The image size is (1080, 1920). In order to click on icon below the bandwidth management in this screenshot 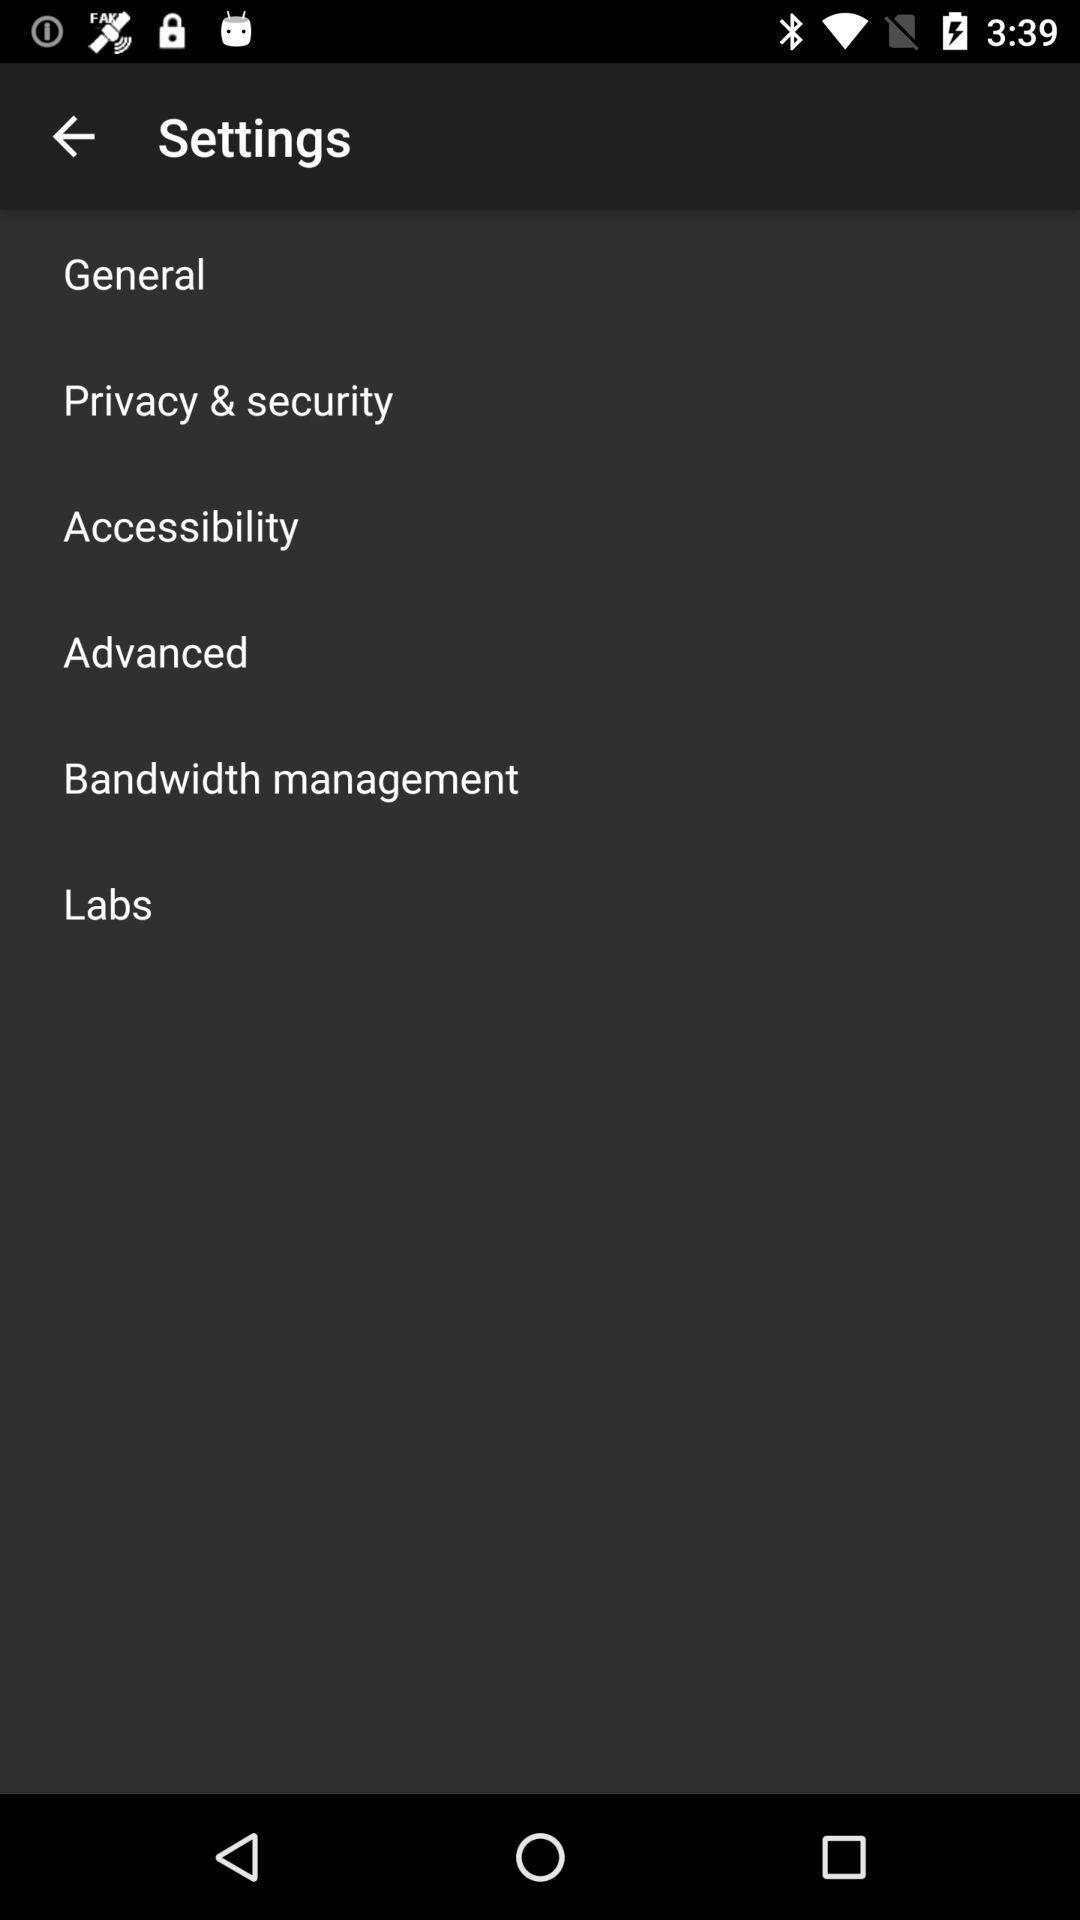, I will do `click(108, 901)`.